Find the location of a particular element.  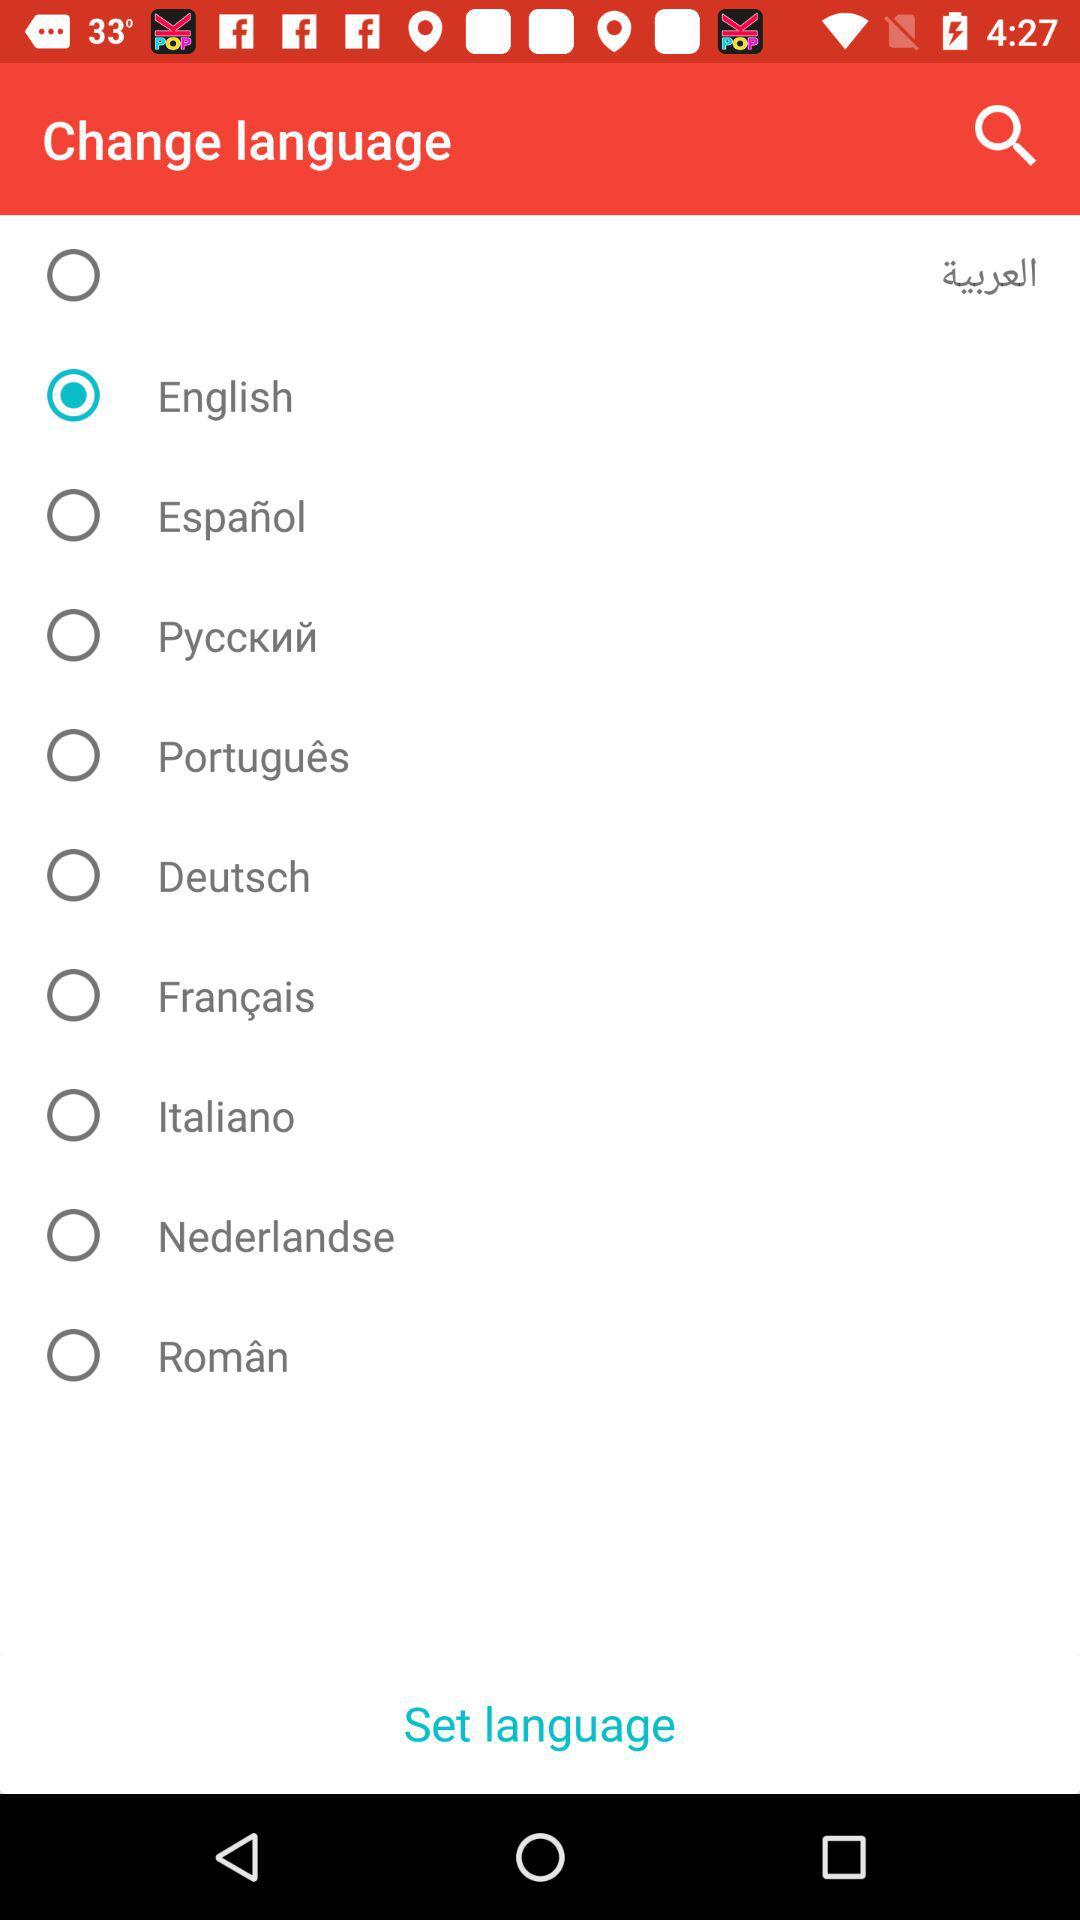

the item below italiano icon is located at coordinates (555, 1234).